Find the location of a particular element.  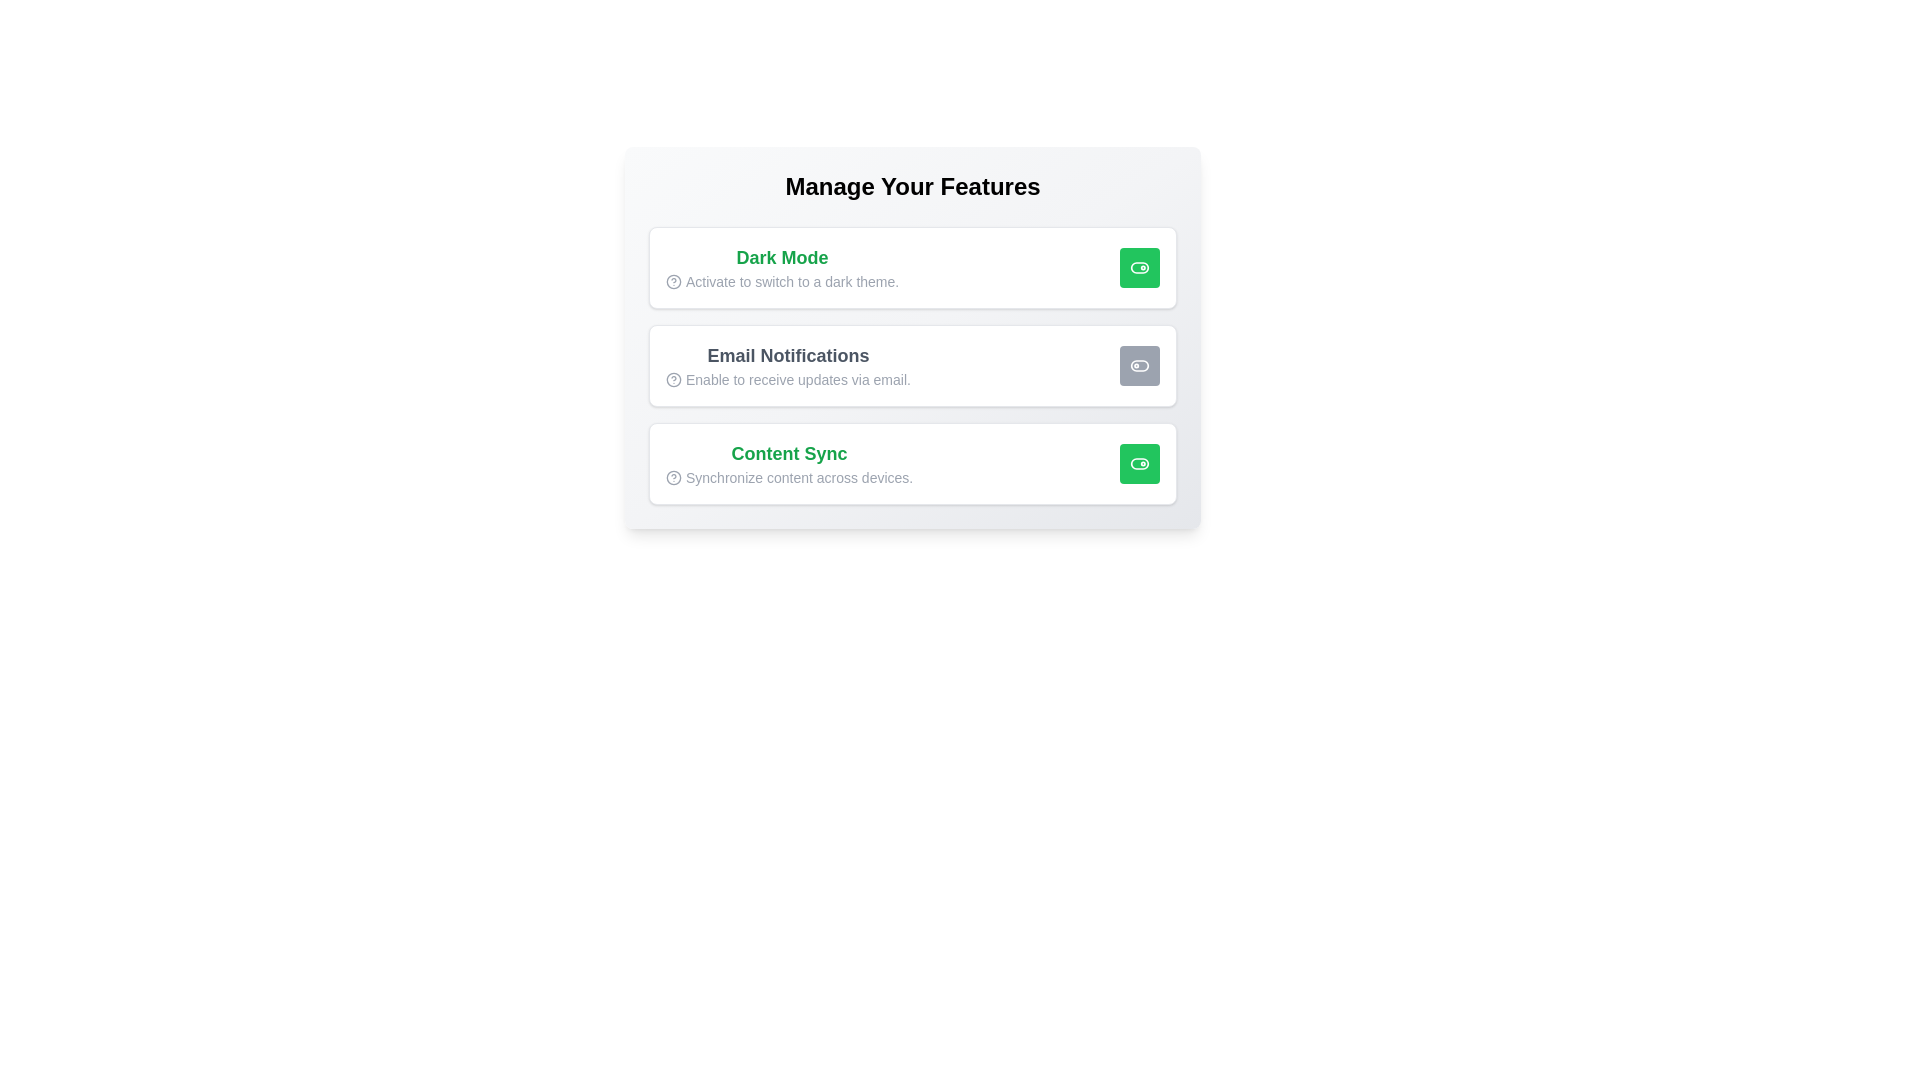

the text Content Sync by selecting it is located at coordinates (788, 454).